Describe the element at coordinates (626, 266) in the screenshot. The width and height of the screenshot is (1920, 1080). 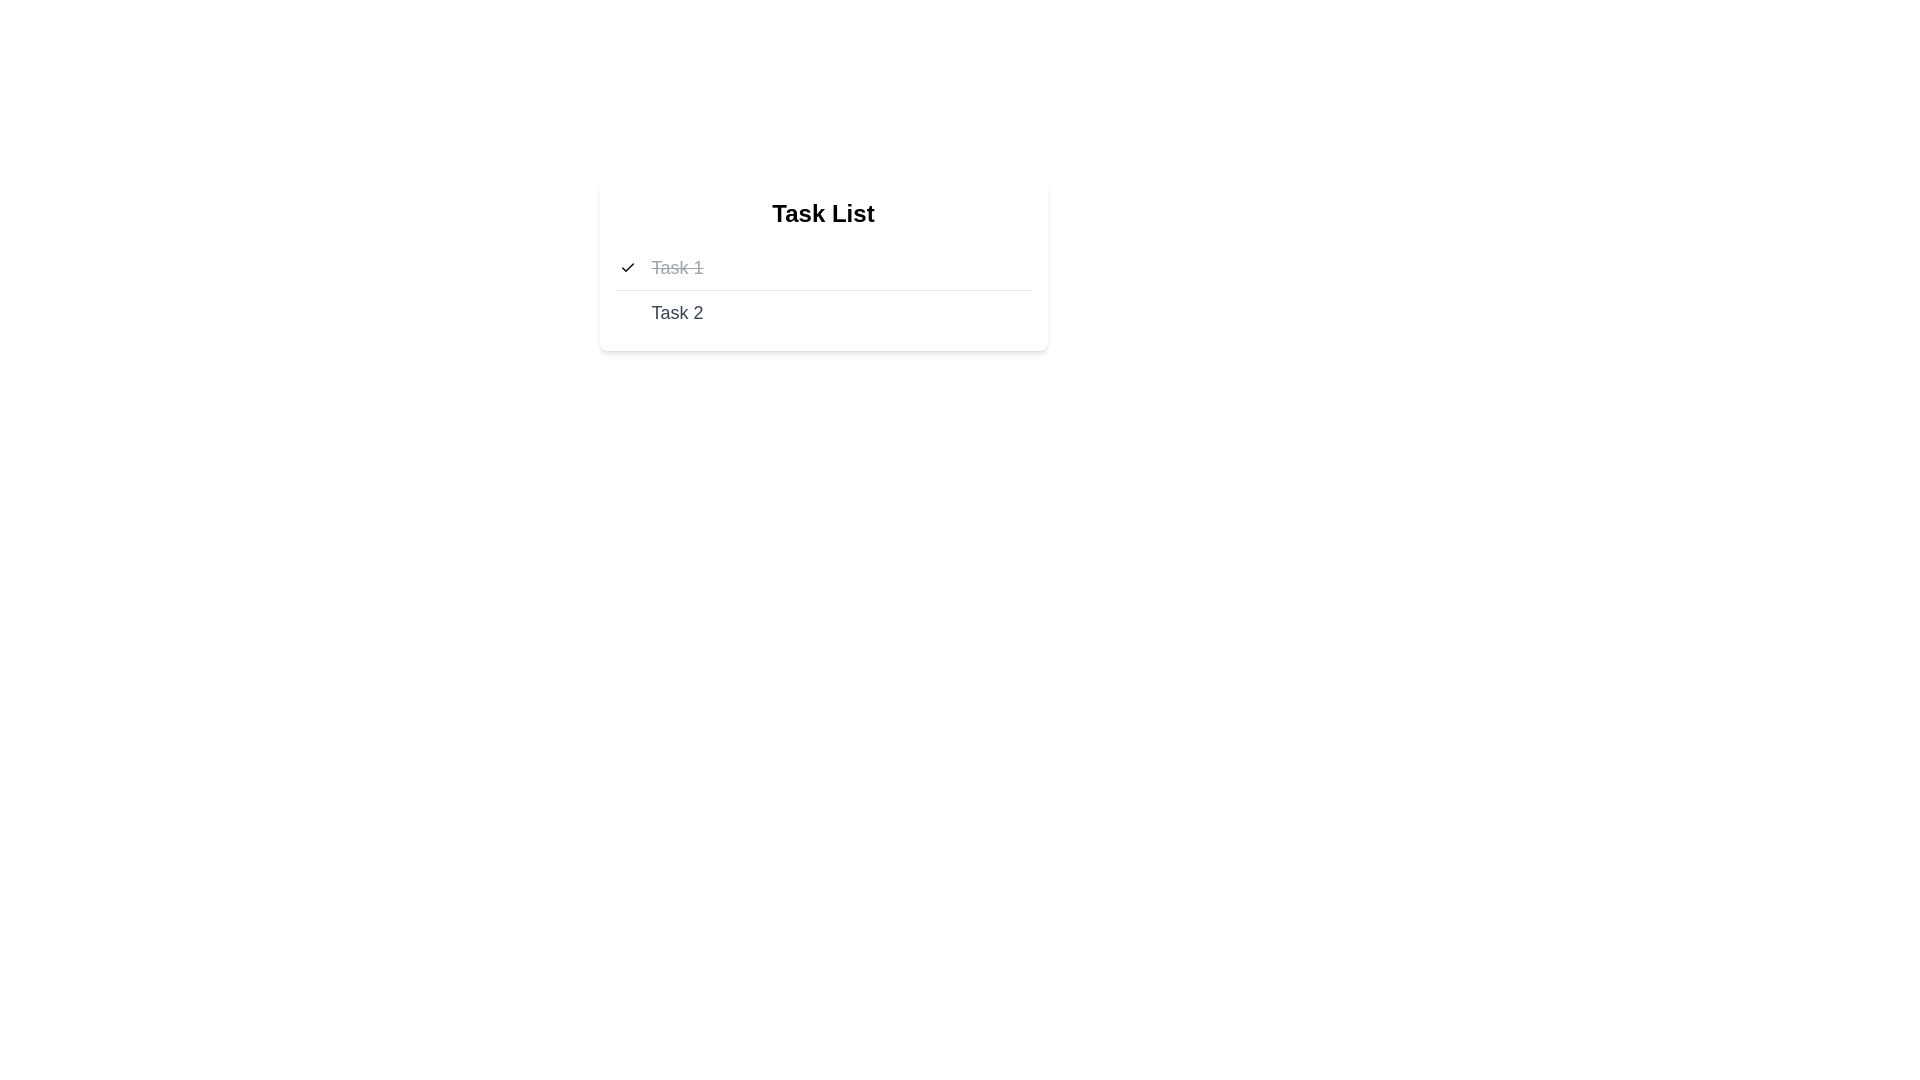
I see `the checkmark icon indicating task completion for 'Task 1', which is styled with a rounded design and located closely to the left of the 'Task 1' text` at that location.